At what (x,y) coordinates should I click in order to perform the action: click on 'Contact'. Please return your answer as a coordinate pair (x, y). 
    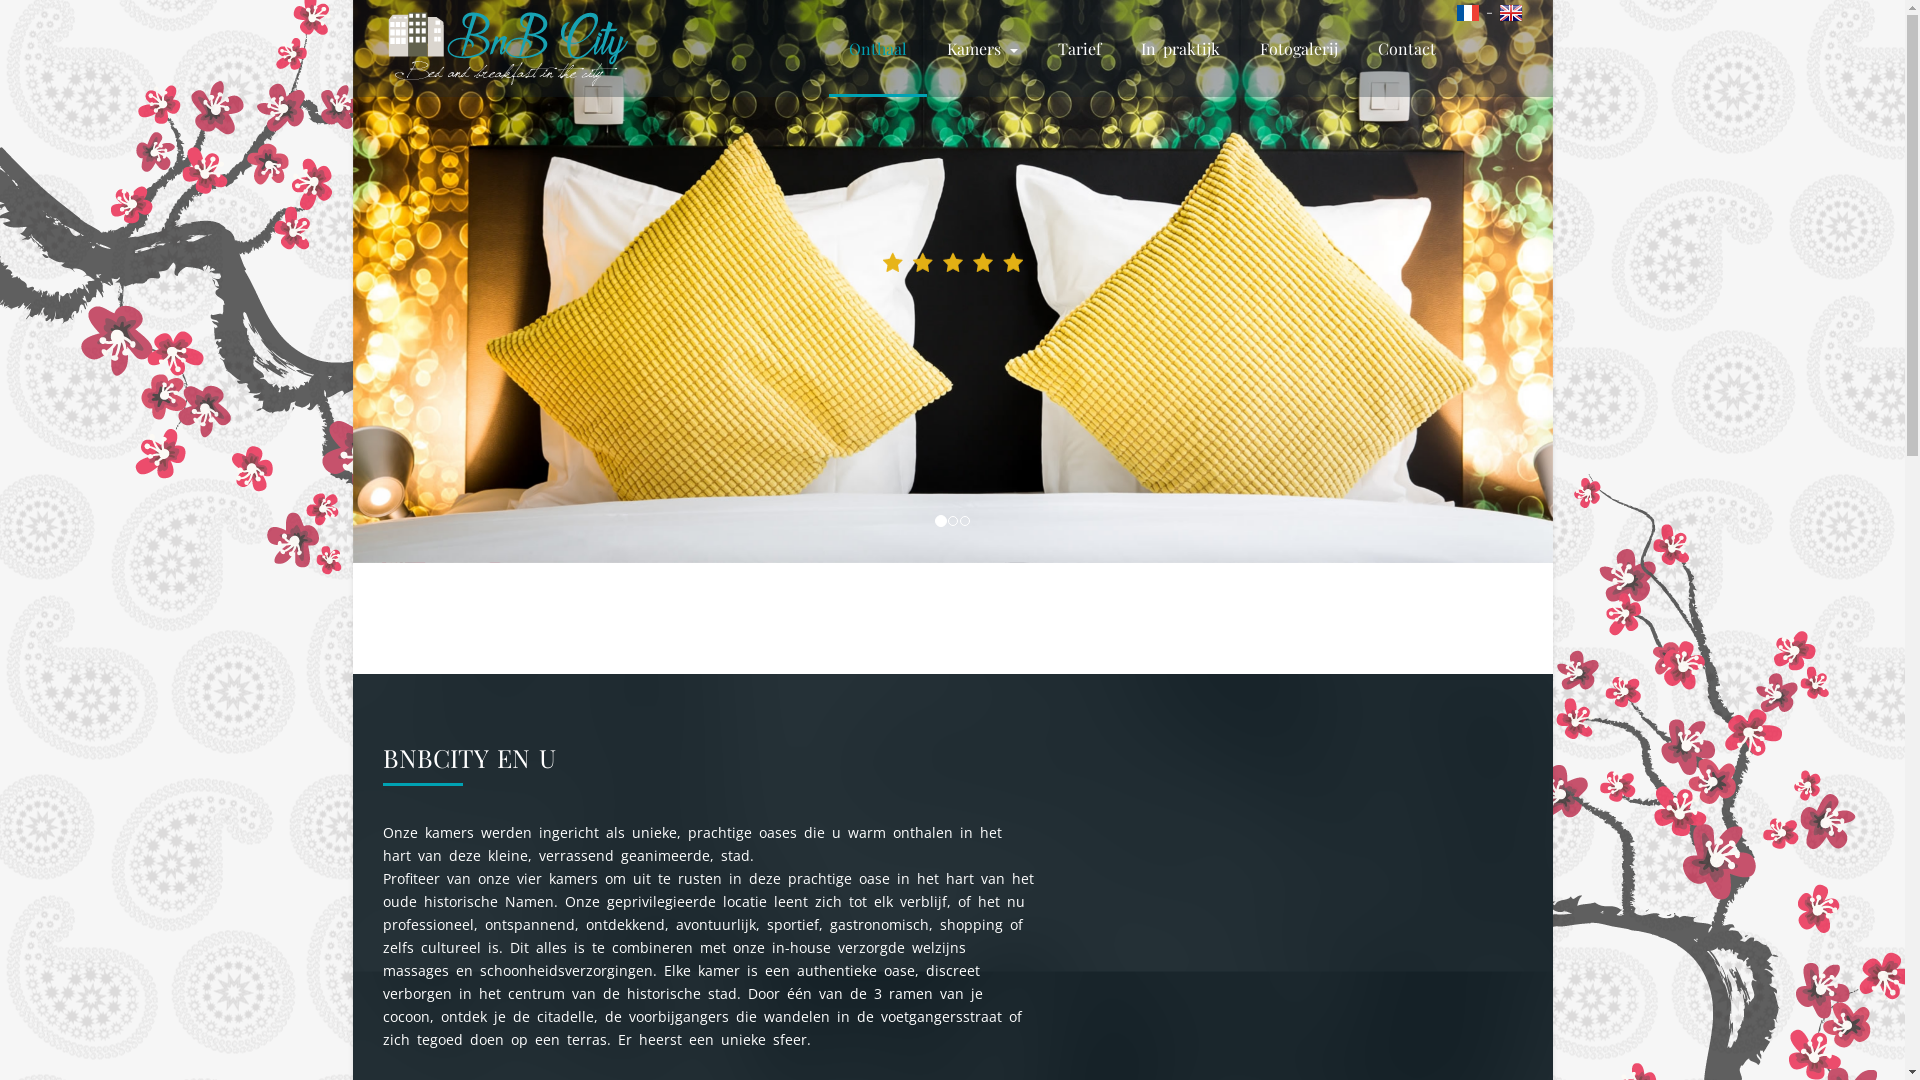
    Looking at the image, I should click on (1358, 47).